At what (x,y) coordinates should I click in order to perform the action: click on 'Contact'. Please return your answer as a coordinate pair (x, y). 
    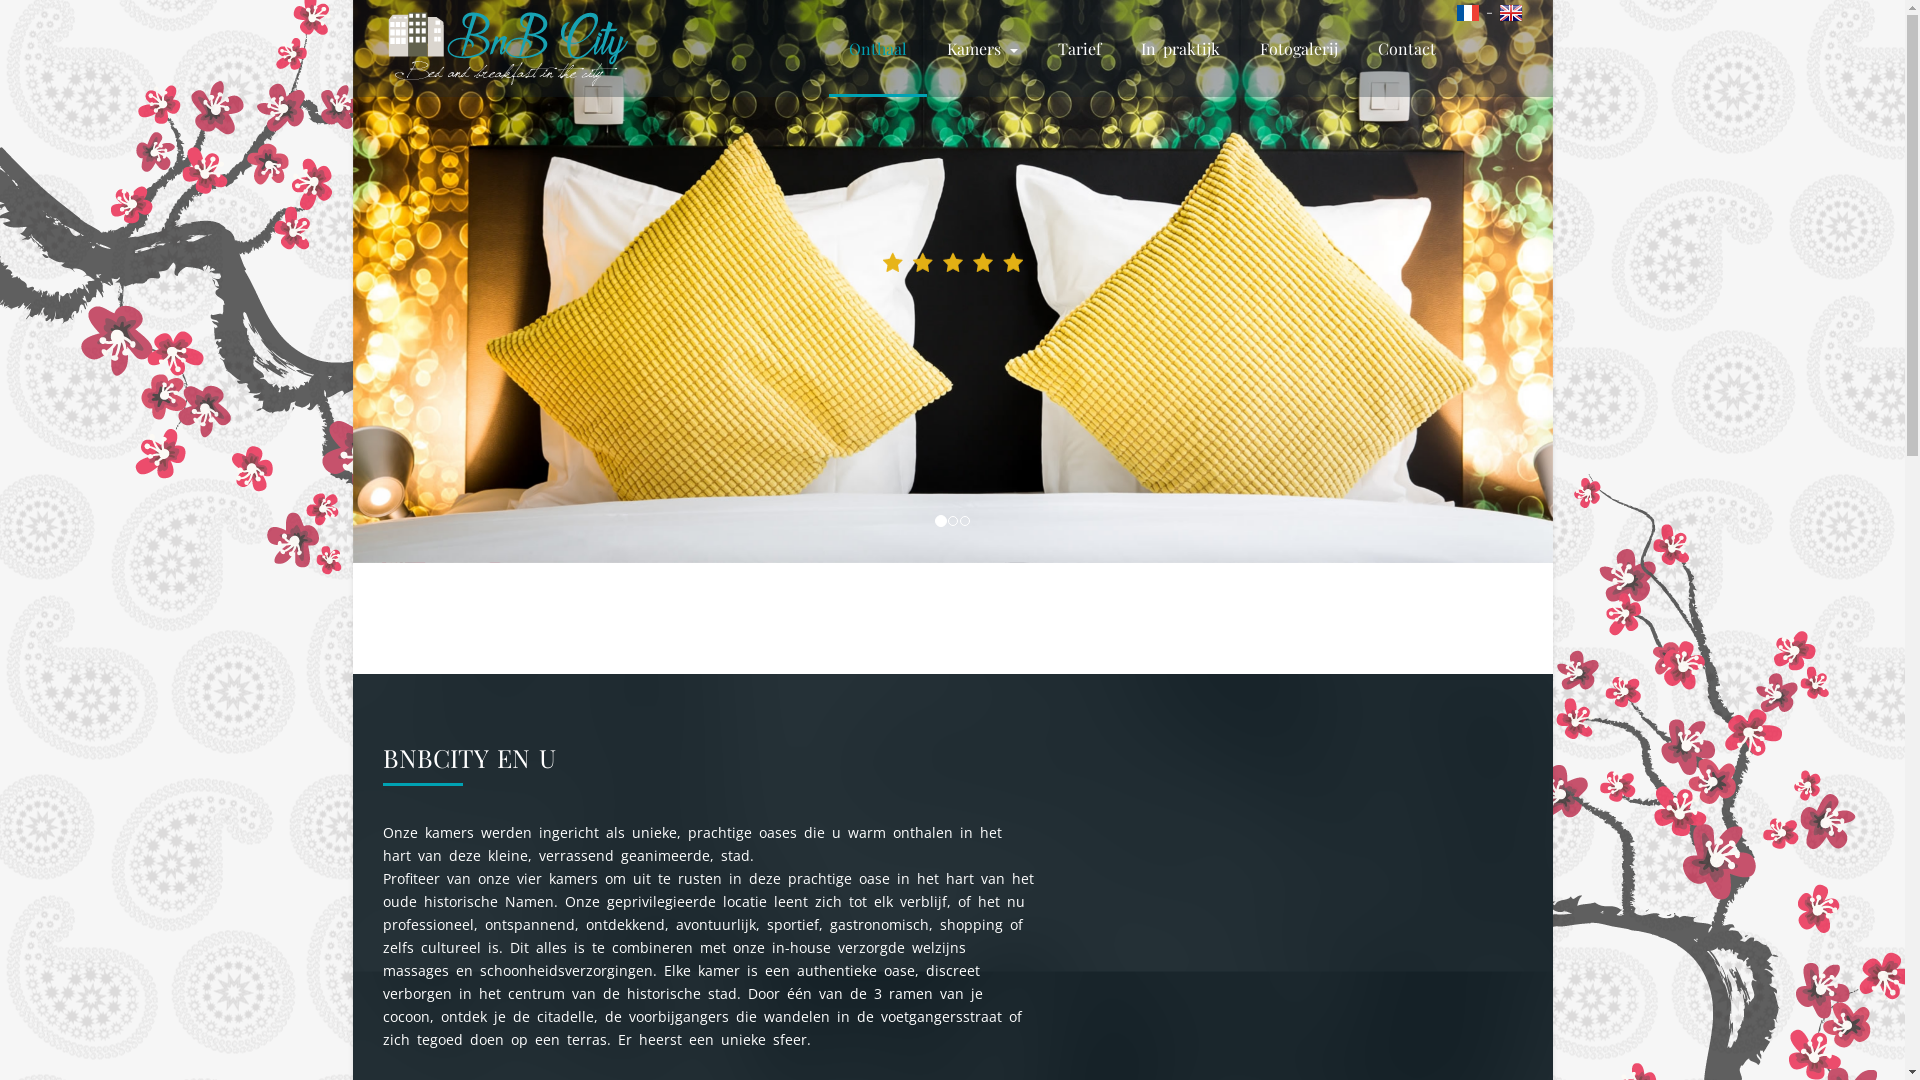
    Looking at the image, I should click on (1358, 47).